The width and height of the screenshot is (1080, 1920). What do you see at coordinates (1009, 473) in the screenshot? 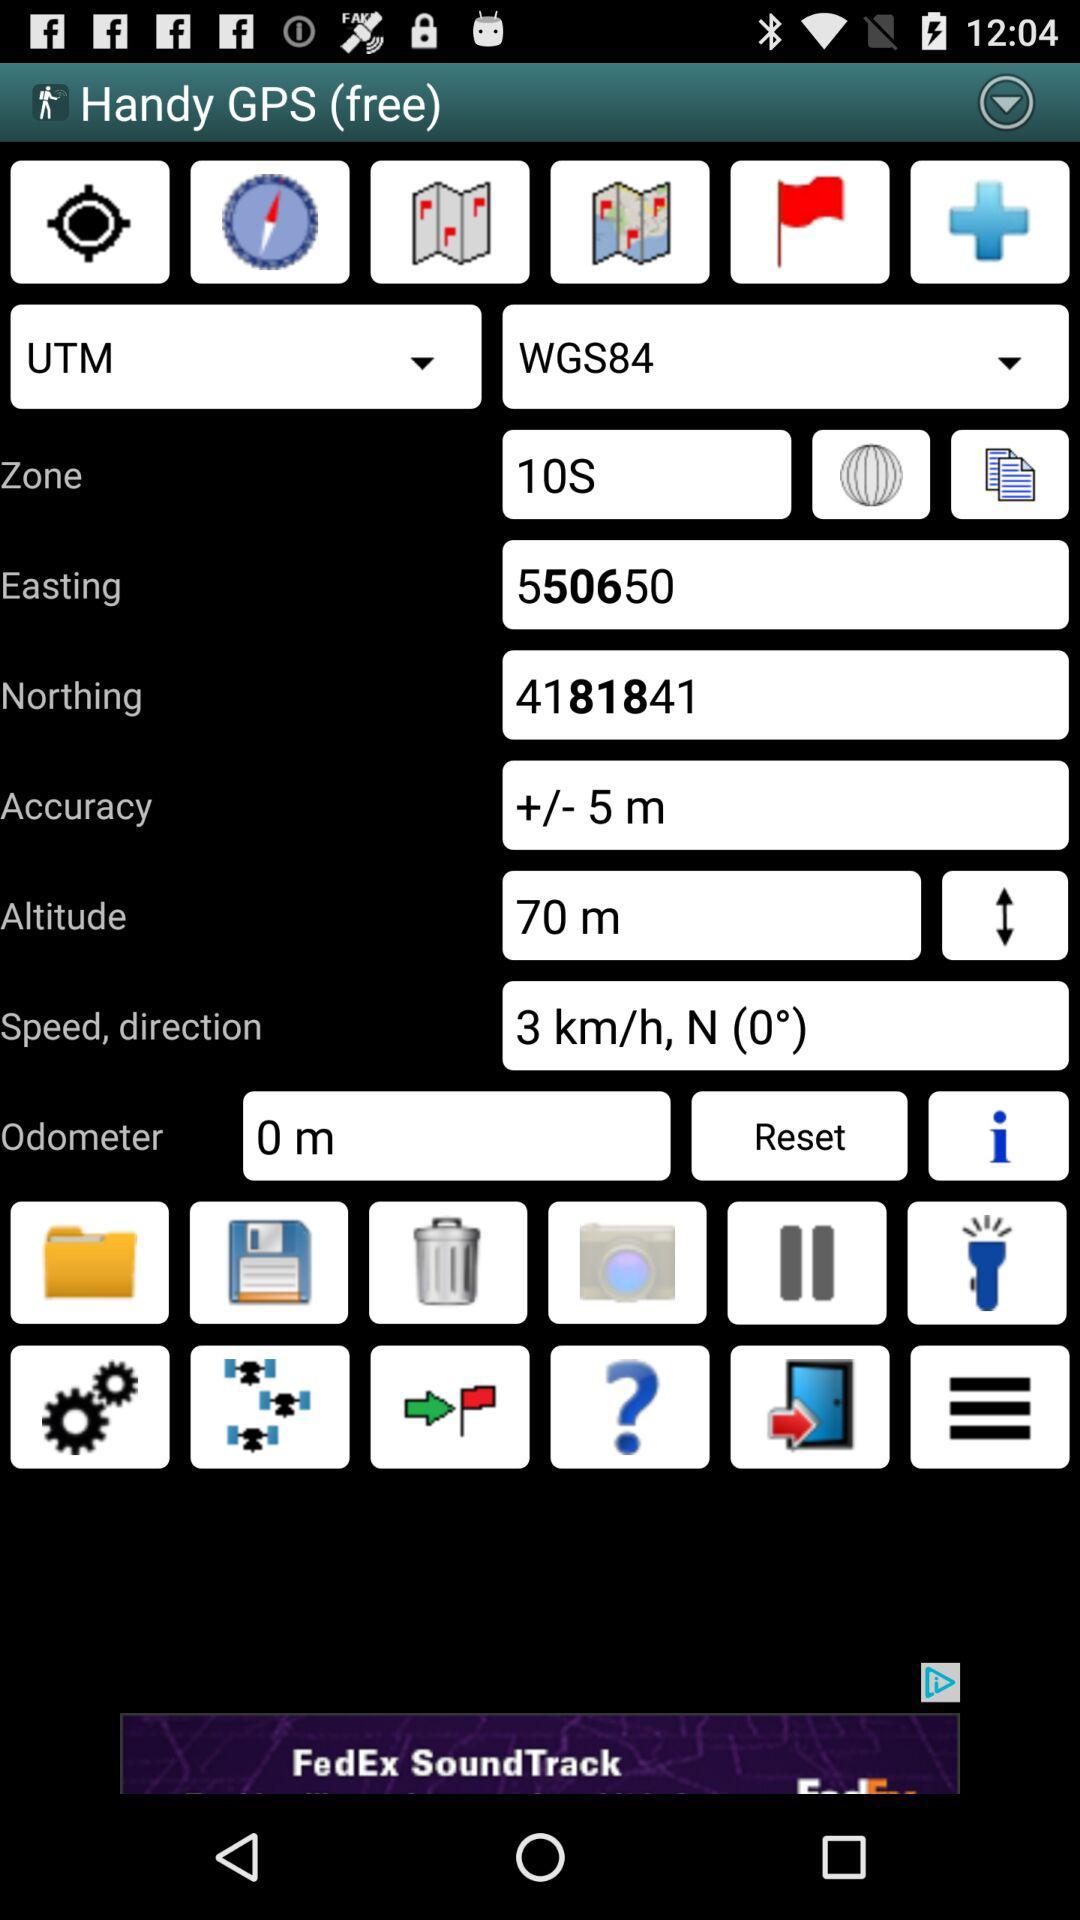
I see `upload contact` at bounding box center [1009, 473].